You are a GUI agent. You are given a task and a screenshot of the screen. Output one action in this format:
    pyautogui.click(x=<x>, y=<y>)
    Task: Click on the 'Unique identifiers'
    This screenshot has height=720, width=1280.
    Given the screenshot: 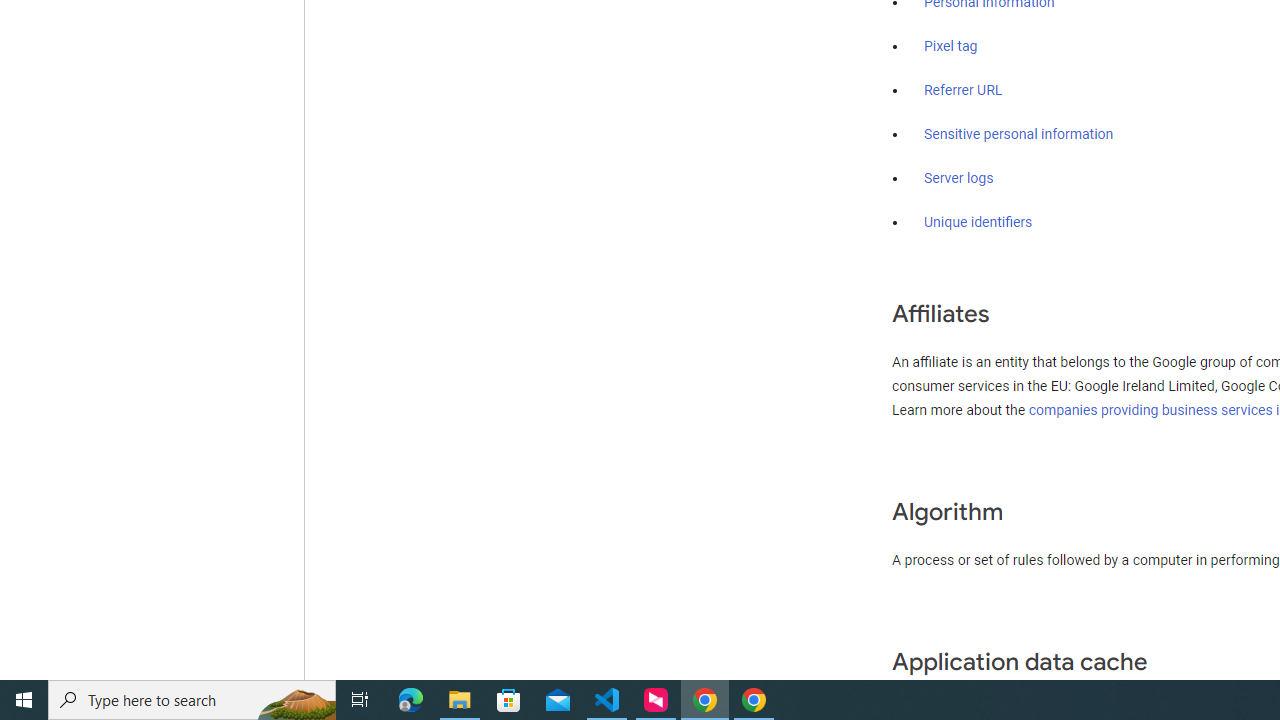 What is the action you would take?
    pyautogui.click(x=978, y=222)
    